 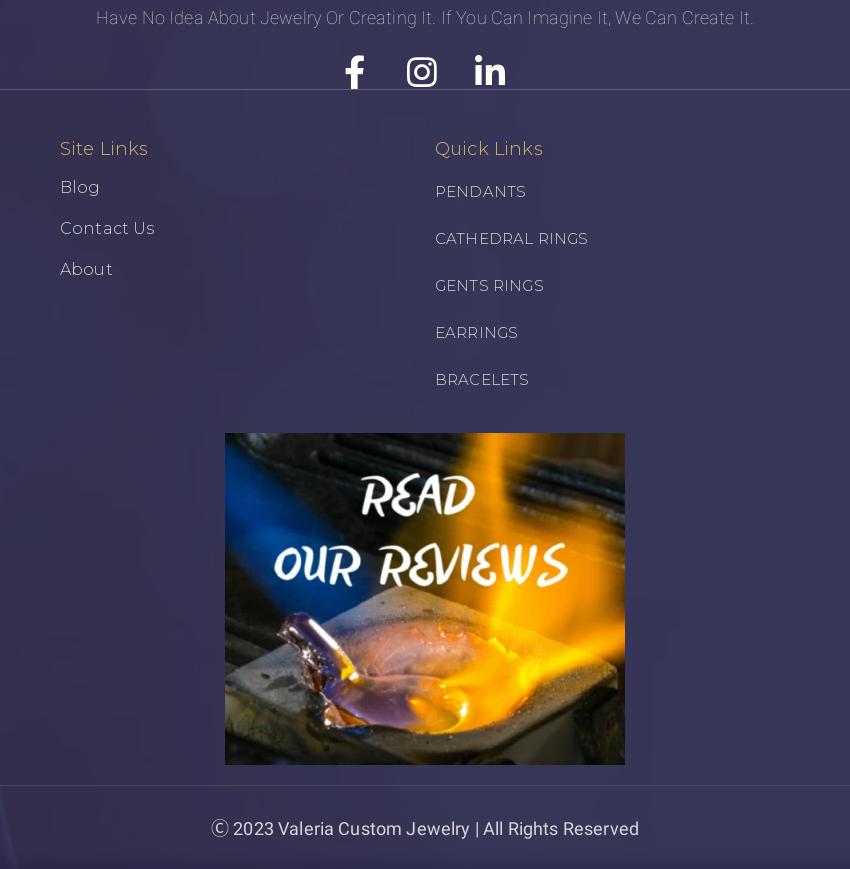 I want to click on 'Ⓒ 2023', so click(x=209, y=827).